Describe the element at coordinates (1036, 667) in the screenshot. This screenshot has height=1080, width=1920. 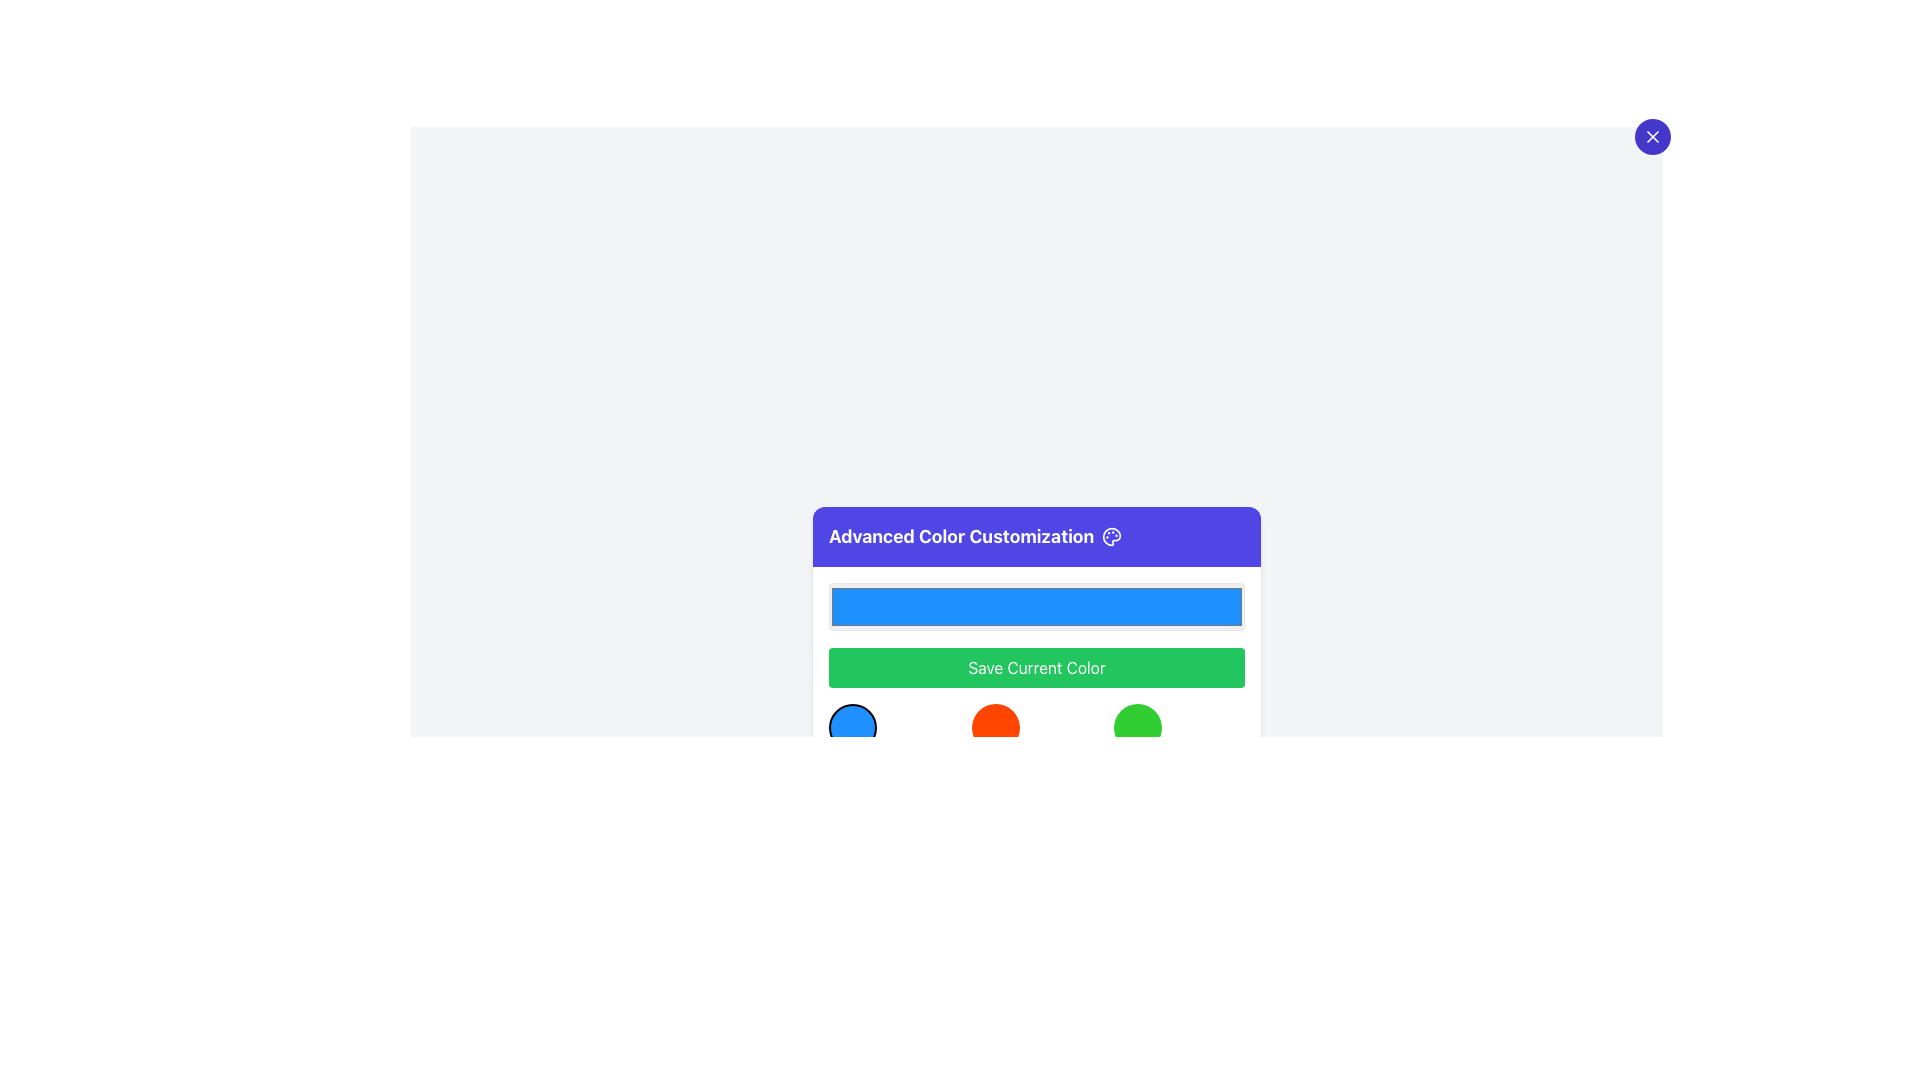
I see `the green button labeled 'Save Current Color' located at the center of the 'Advanced Color Customization' card` at that location.